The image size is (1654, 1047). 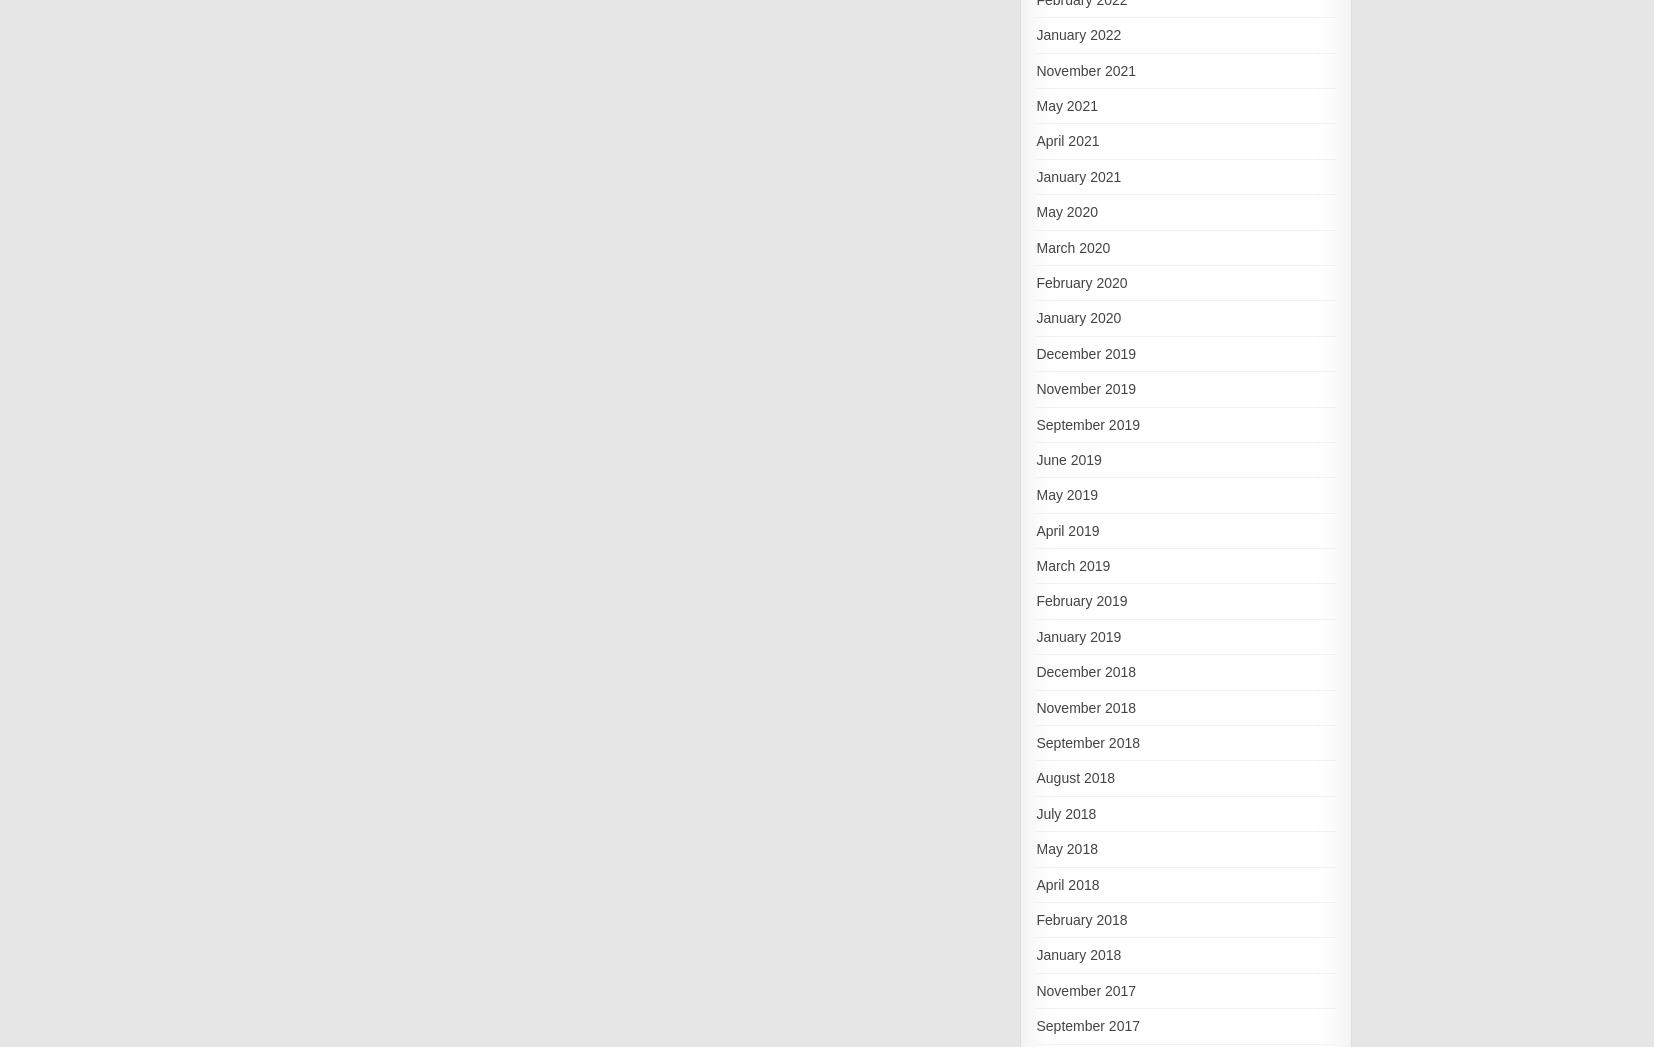 What do you see at coordinates (1071, 246) in the screenshot?
I see `'March 2020'` at bounding box center [1071, 246].